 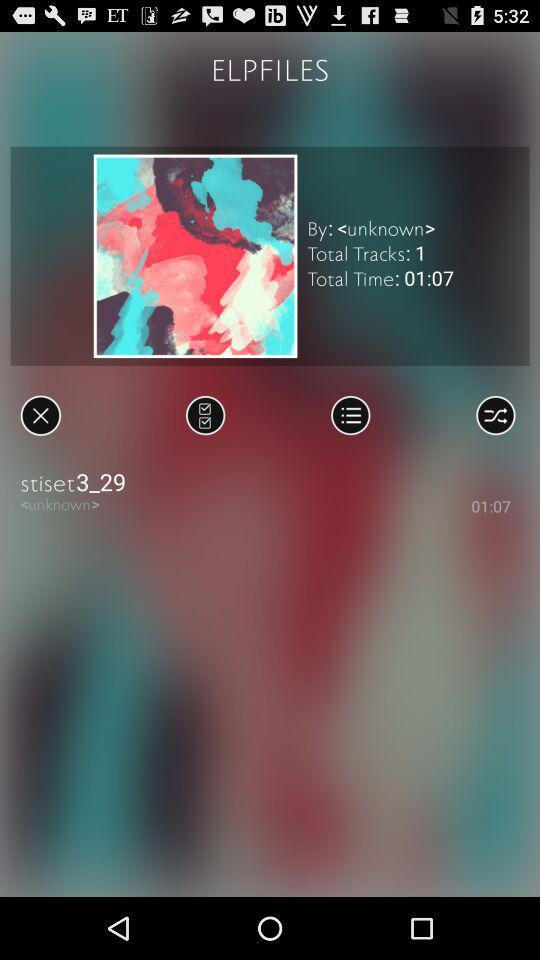 I want to click on the icon above the stiset3_29 icon, so click(x=494, y=414).